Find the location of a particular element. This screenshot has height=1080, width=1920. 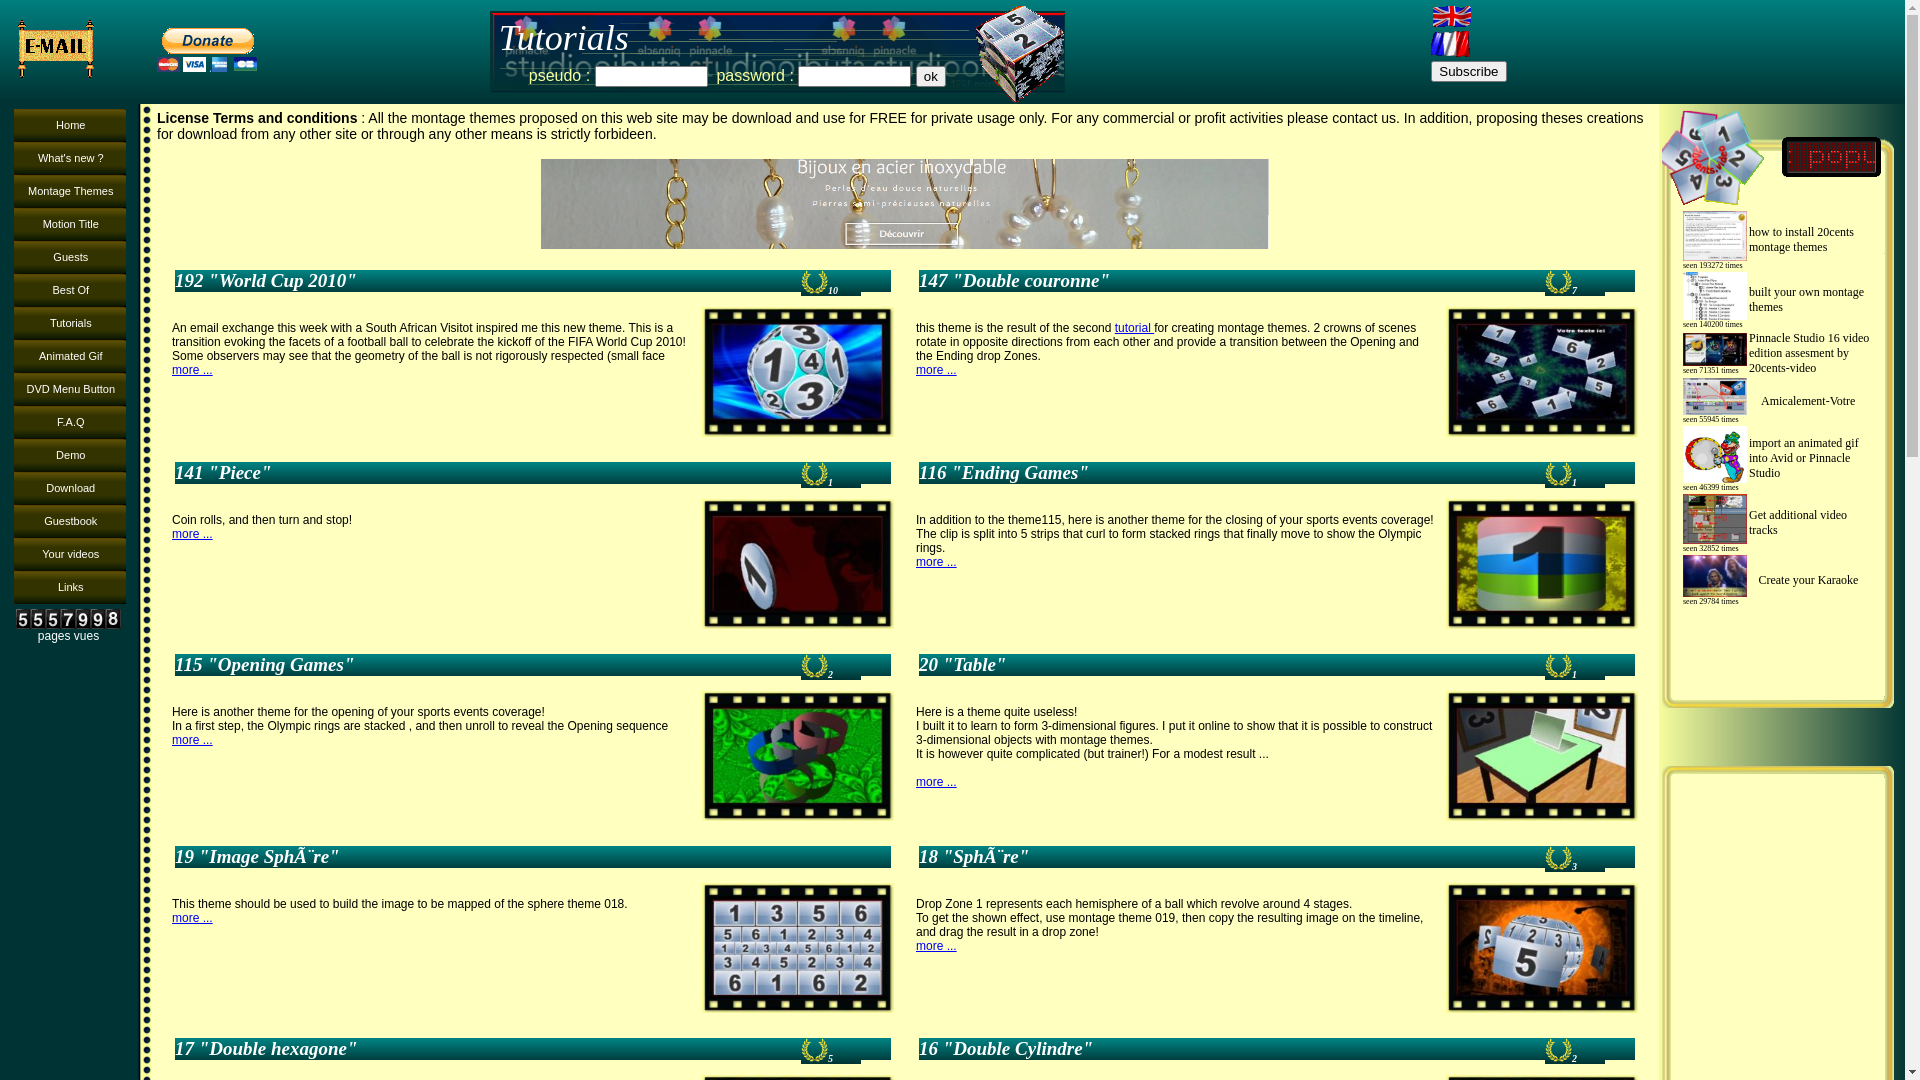

'seen 29784 times Create your Karaoke' is located at coordinates (1777, 579).